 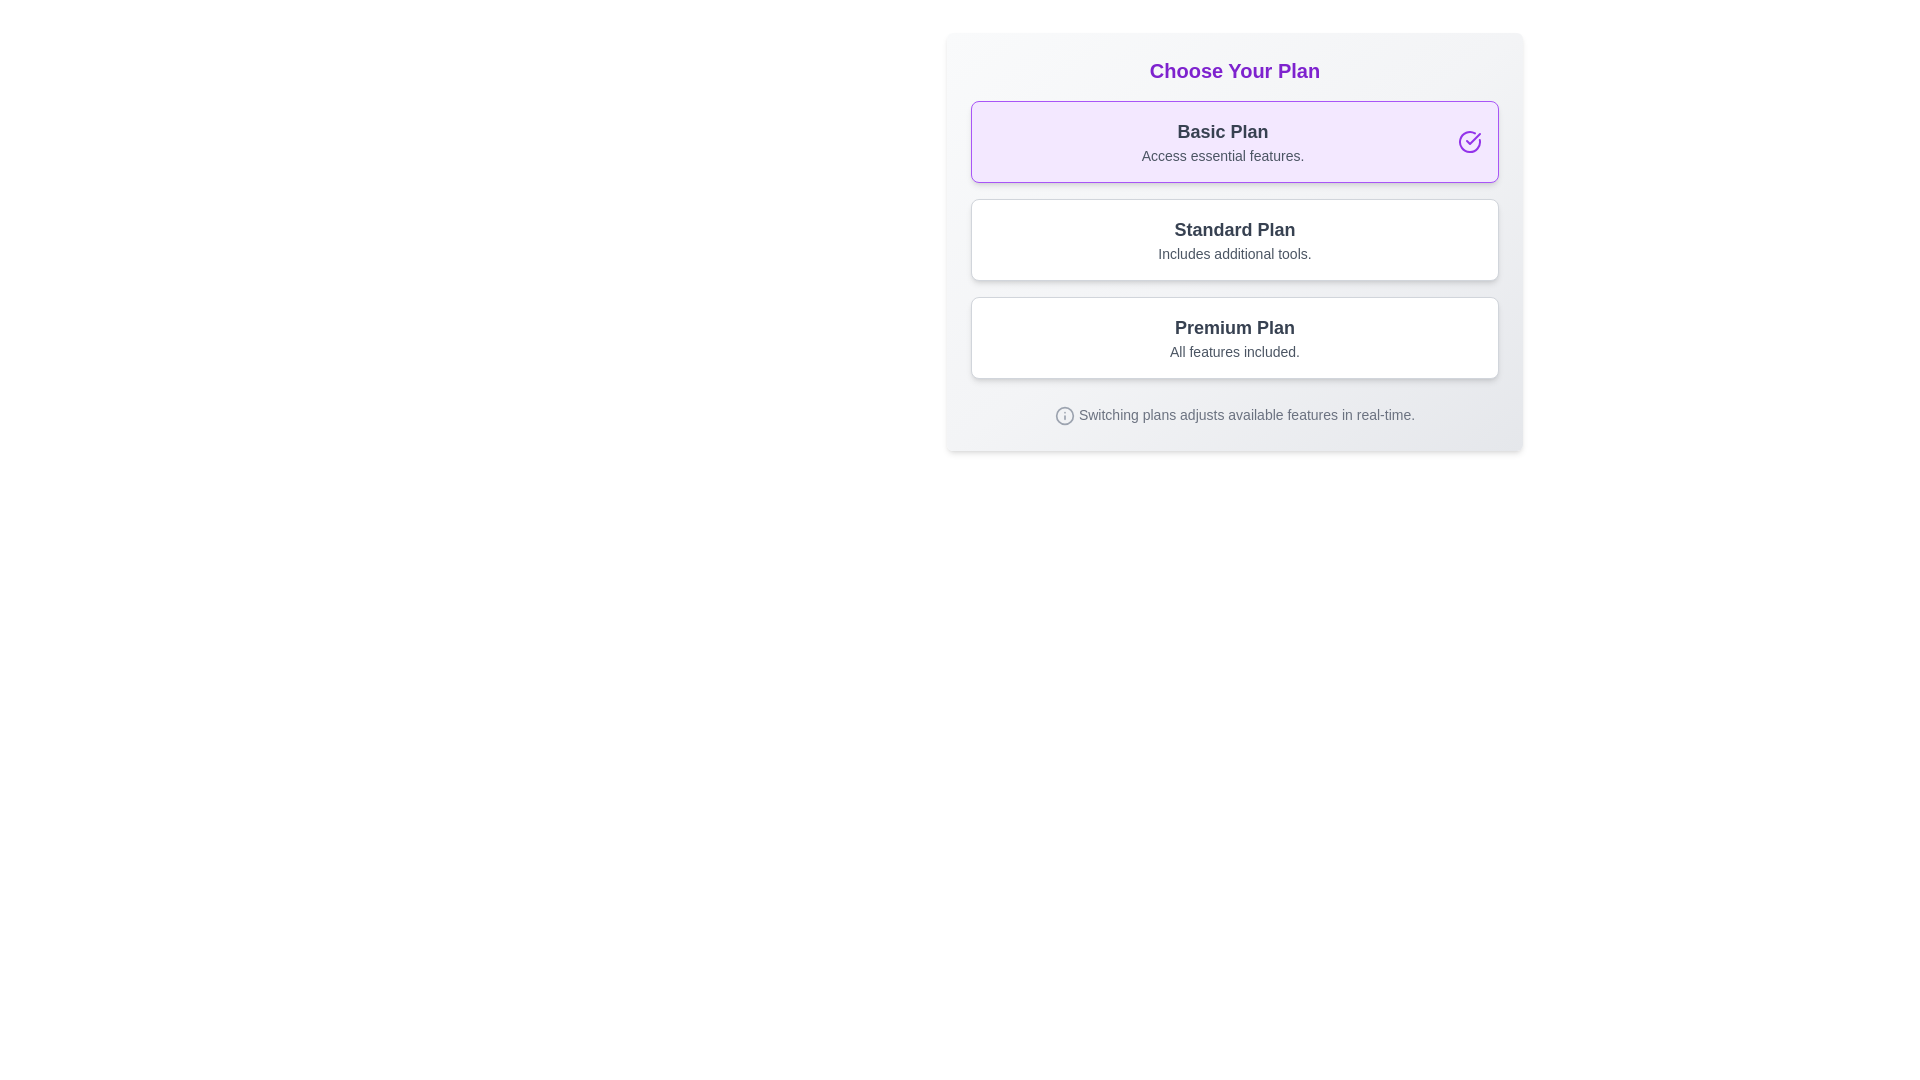 I want to click on the 'Standard Plan' card, which is a rectangular card with a white background, a thin gray border, and features the heading 'Standard Plan' in bold, positioned between 'Basic Plan' and 'Premium Plan' cards, so click(x=1233, y=238).